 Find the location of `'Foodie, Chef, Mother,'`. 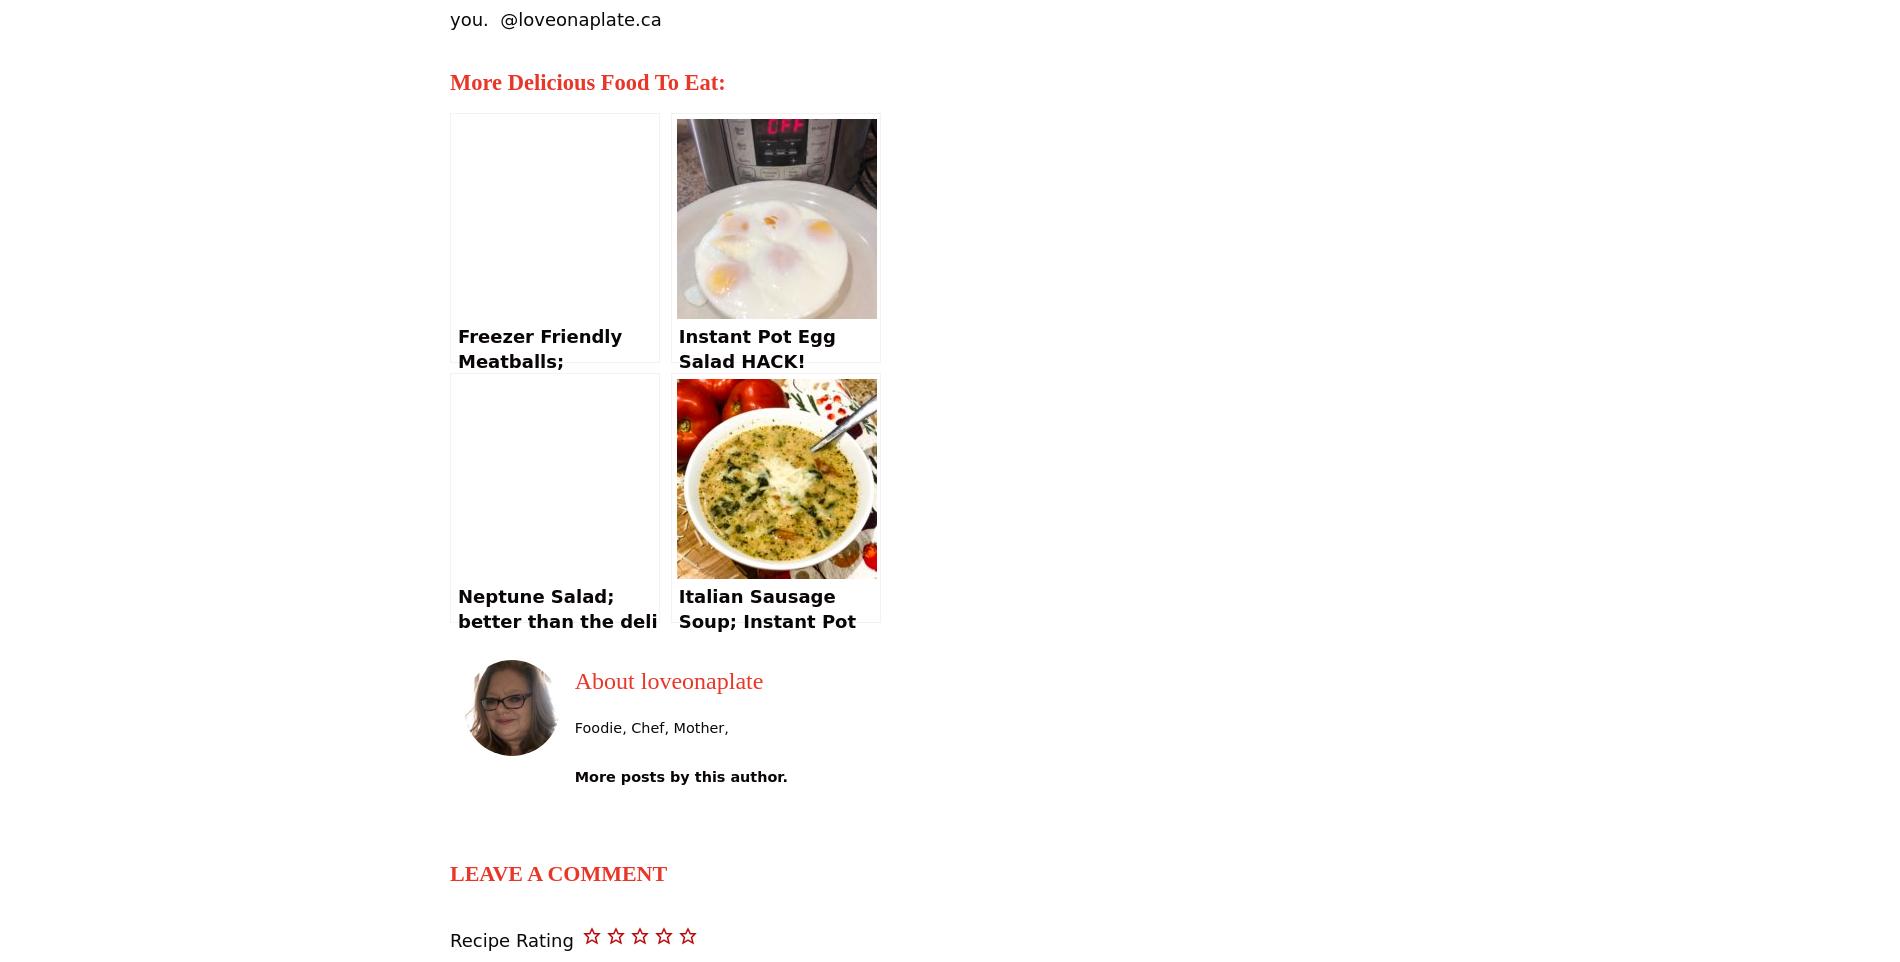

'Foodie, Chef, Mother,' is located at coordinates (650, 728).